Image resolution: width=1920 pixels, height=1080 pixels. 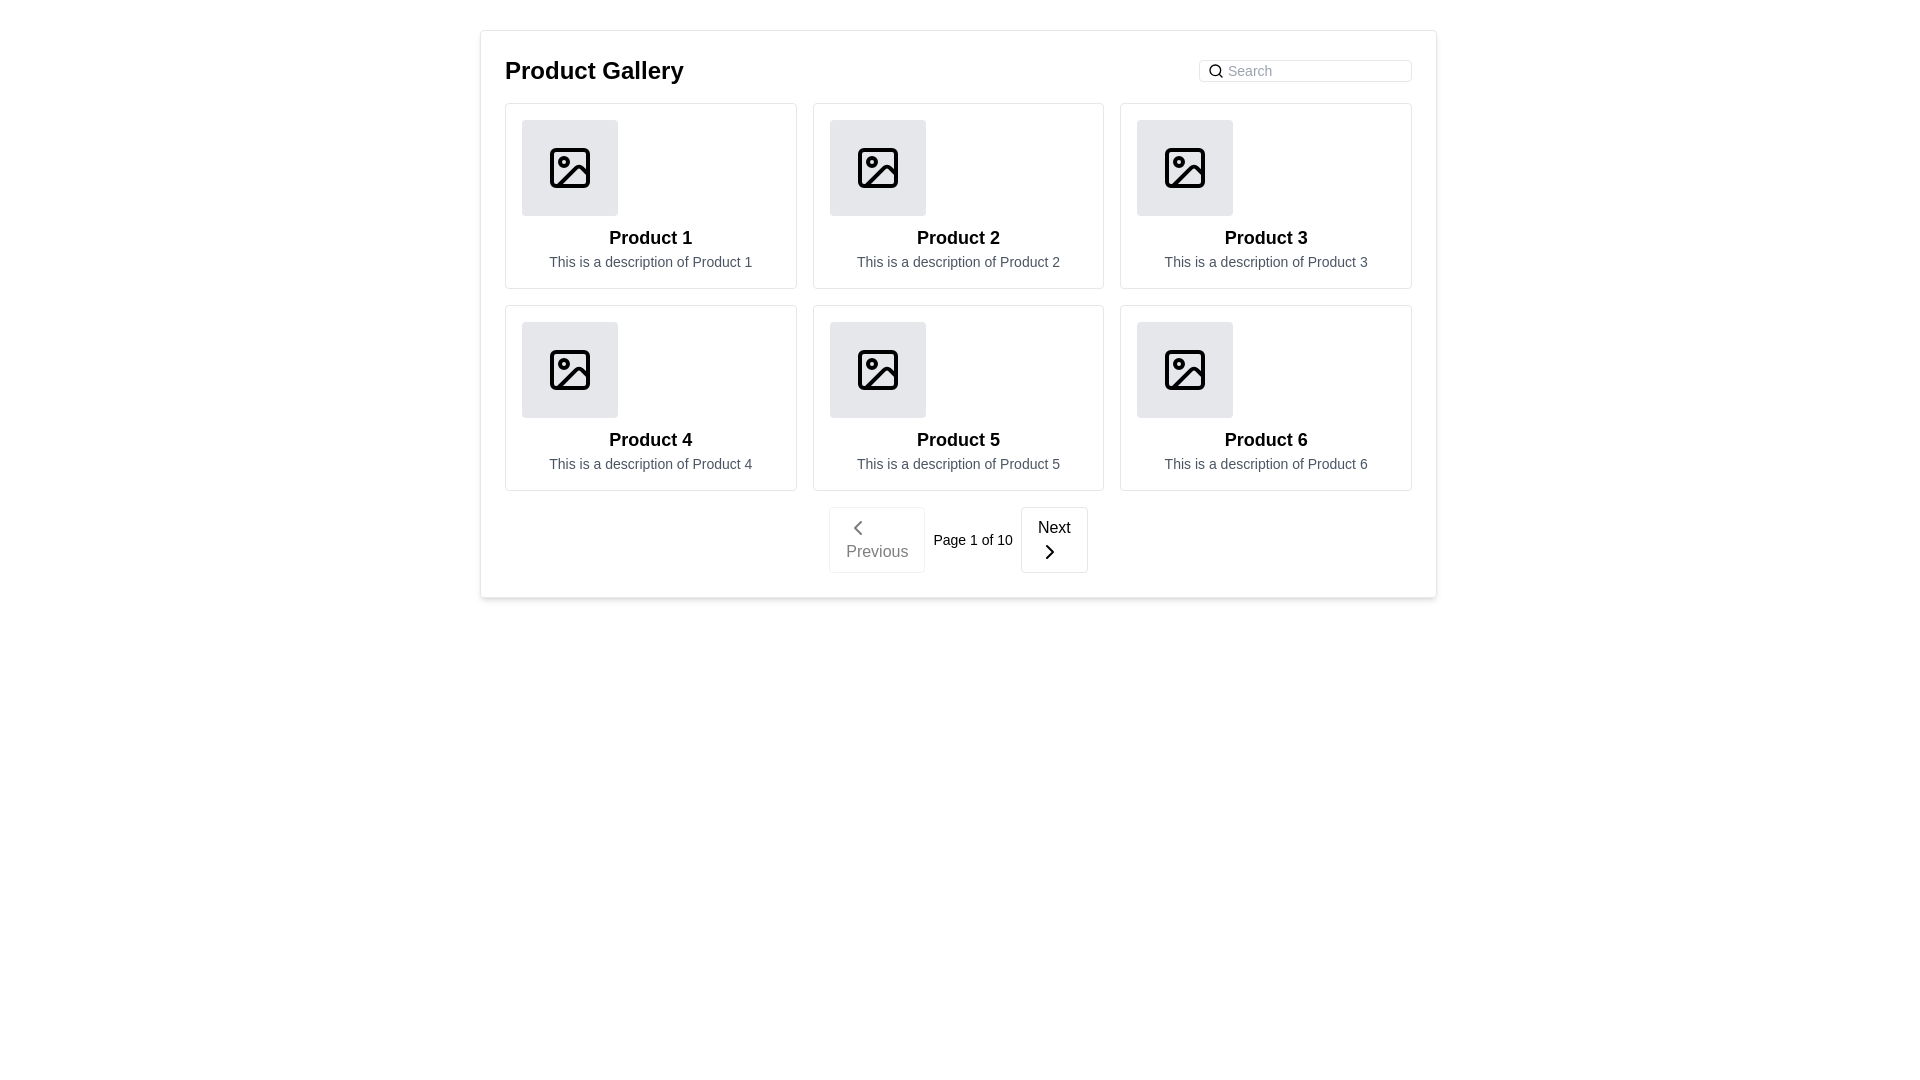 I want to click on current page information displayed in the Pagination control panel, which shows 'Page 1 of 10' at its center, so click(x=957, y=540).